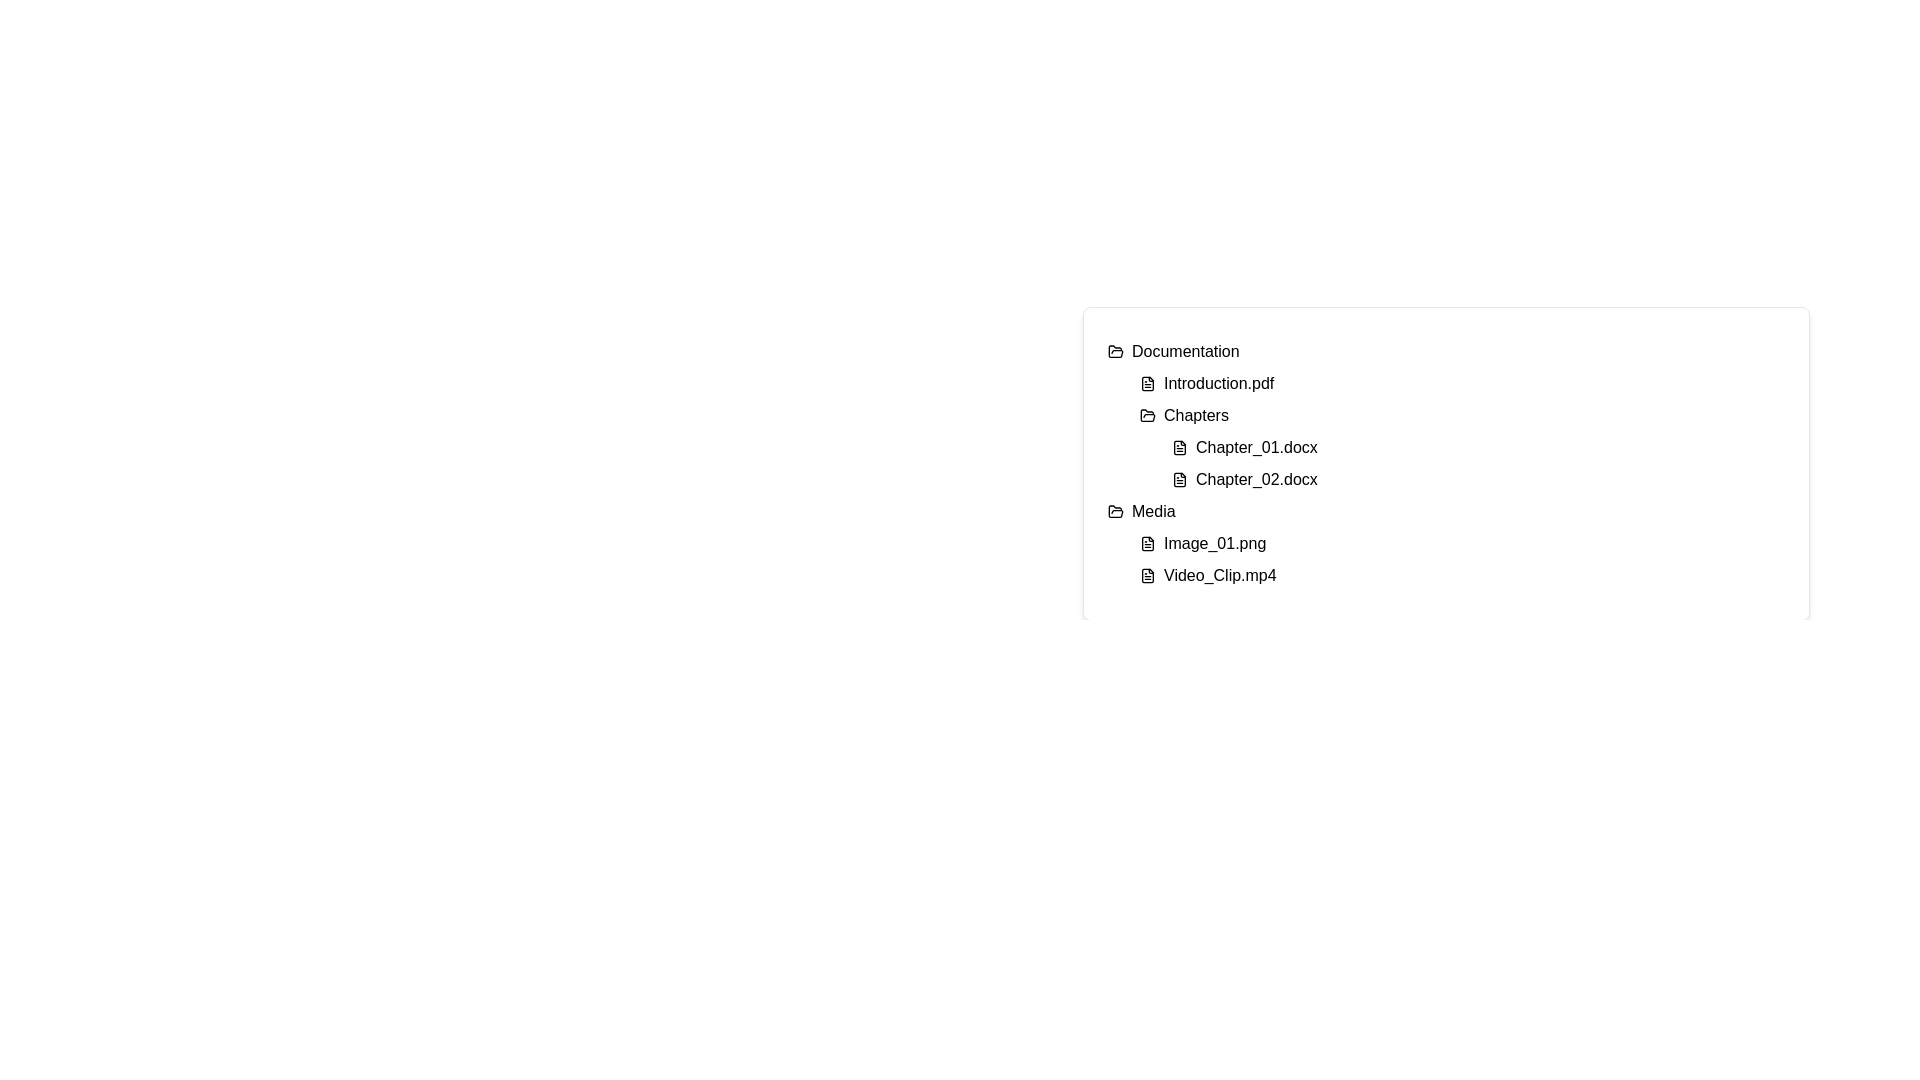 The height and width of the screenshot is (1080, 1920). Describe the element at coordinates (1147, 543) in the screenshot. I see `the document icon representing 'Image_01.png' in the Media folder, which is a stylized outline of a file with horizontal lines simulating text` at that location.